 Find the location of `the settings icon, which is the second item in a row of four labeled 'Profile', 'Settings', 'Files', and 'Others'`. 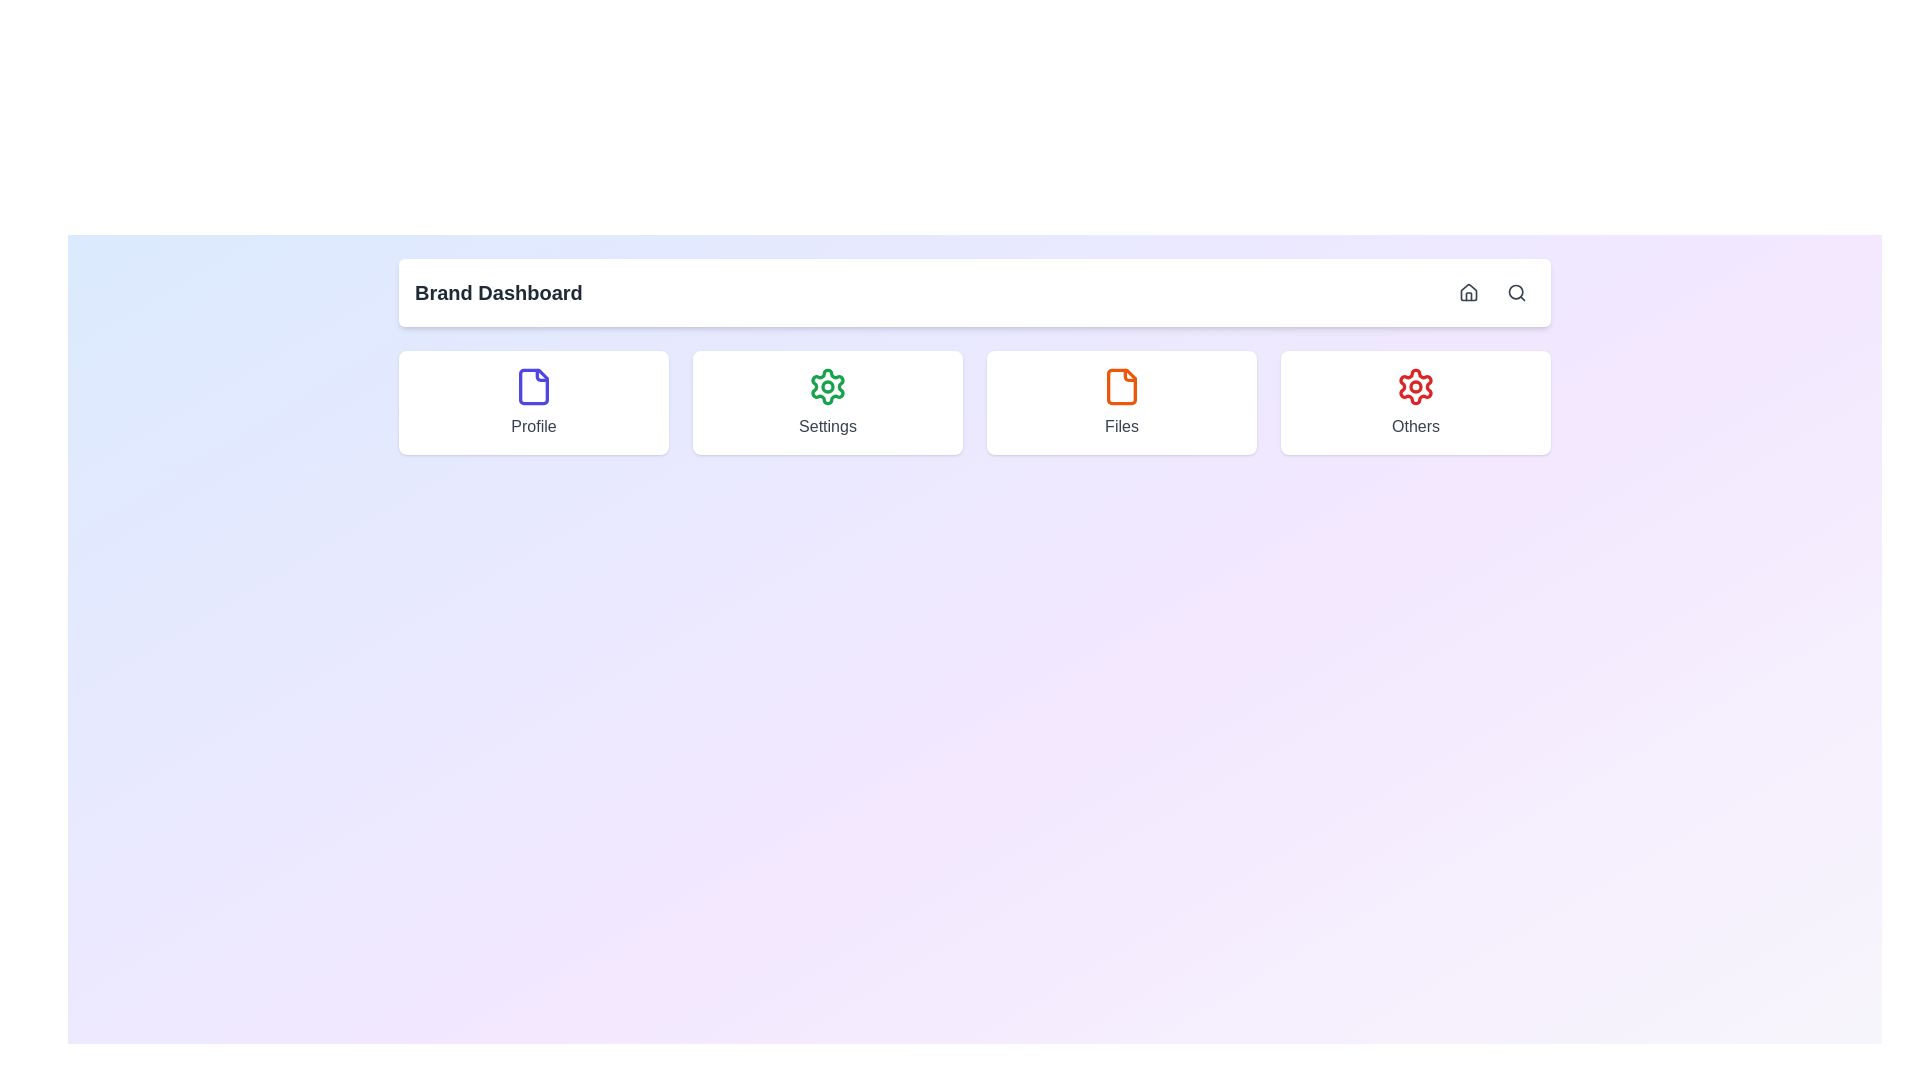

the settings icon, which is the second item in a row of four labeled 'Profile', 'Settings', 'Files', and 'Others' is located at coordinates (828, 386).